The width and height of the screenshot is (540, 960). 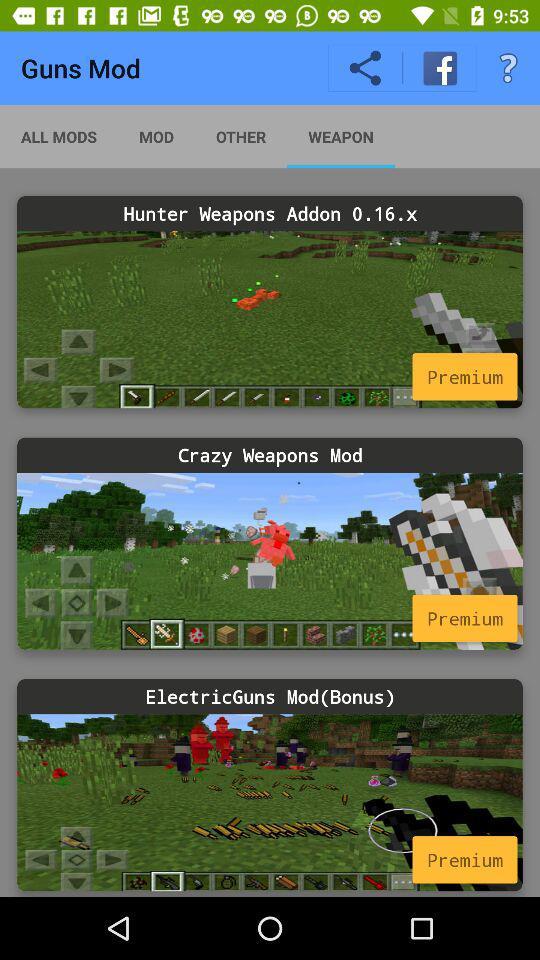 I want to click on the other item, so click(x=241, y=135).